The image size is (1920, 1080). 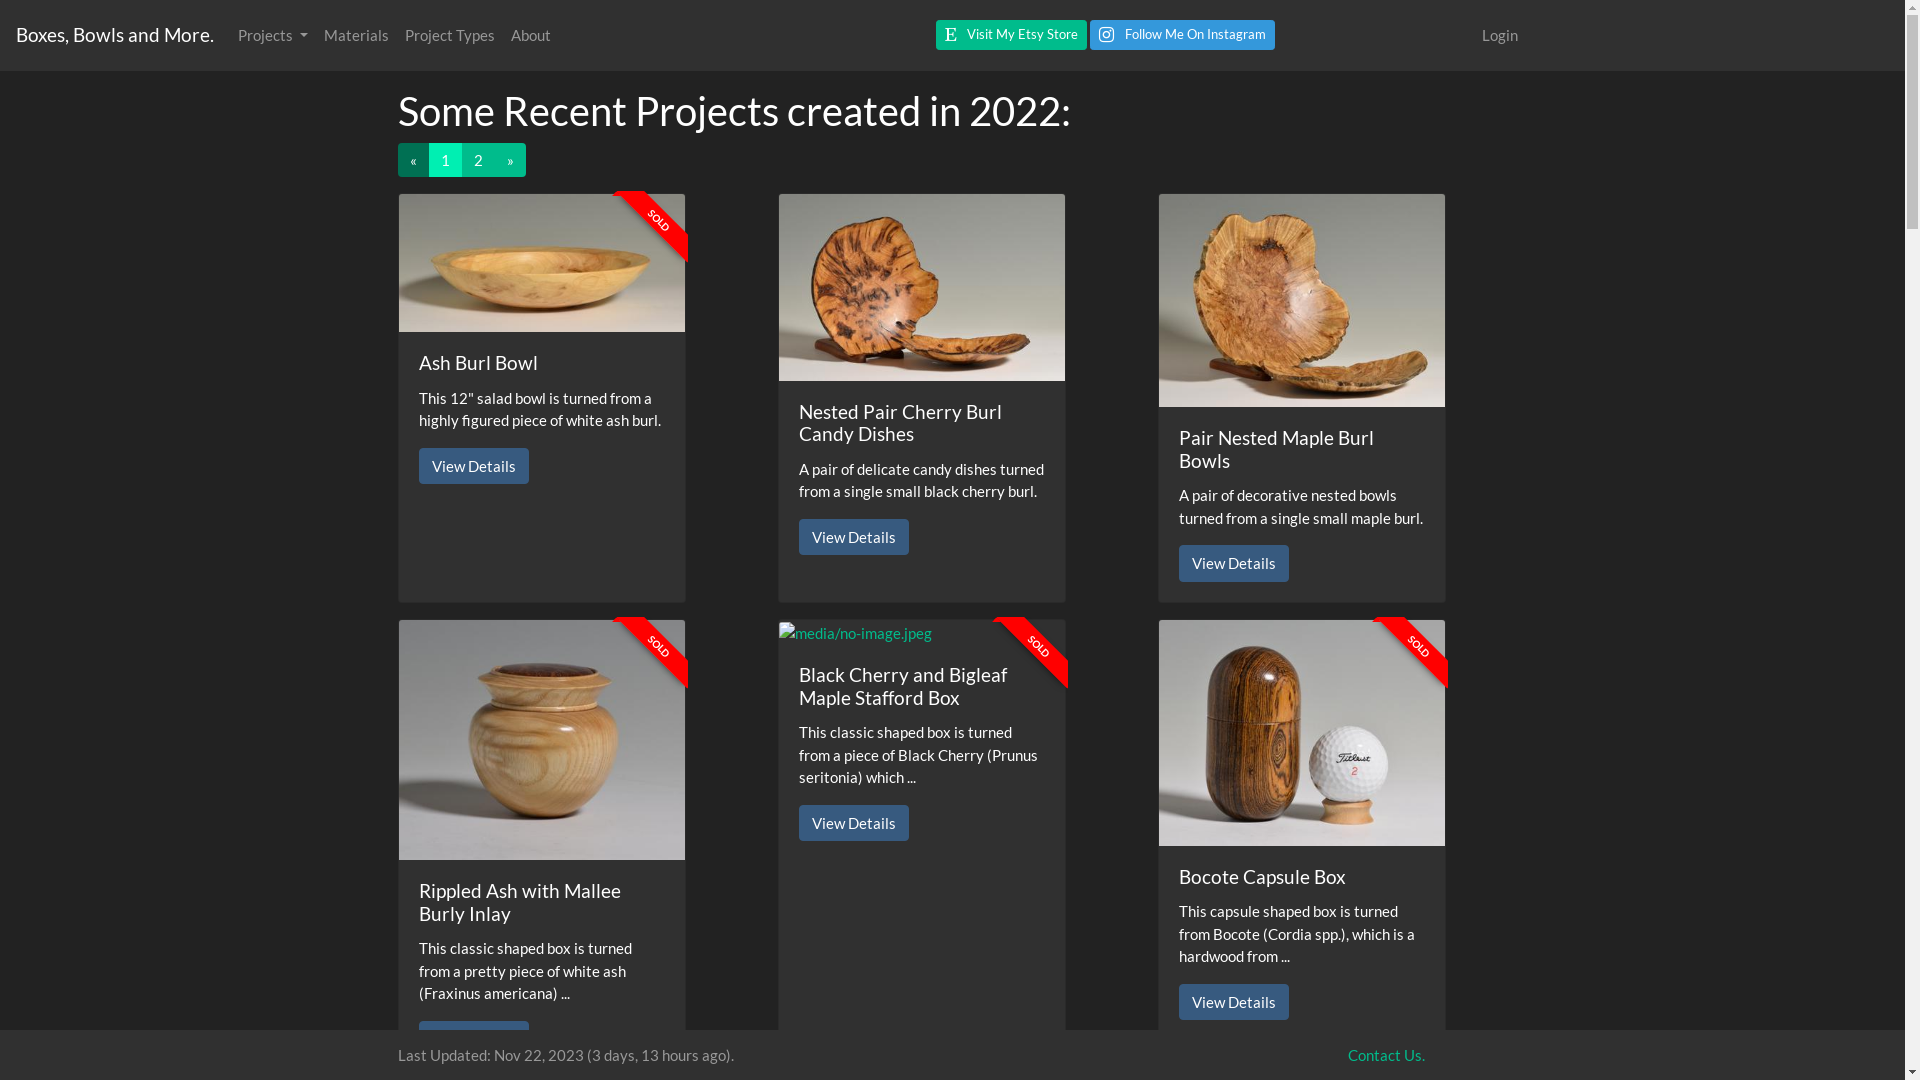 What do you see at coordinates (356, 35) in the screenshot?
I see `'Materials'` at bounding box center [356, 35].